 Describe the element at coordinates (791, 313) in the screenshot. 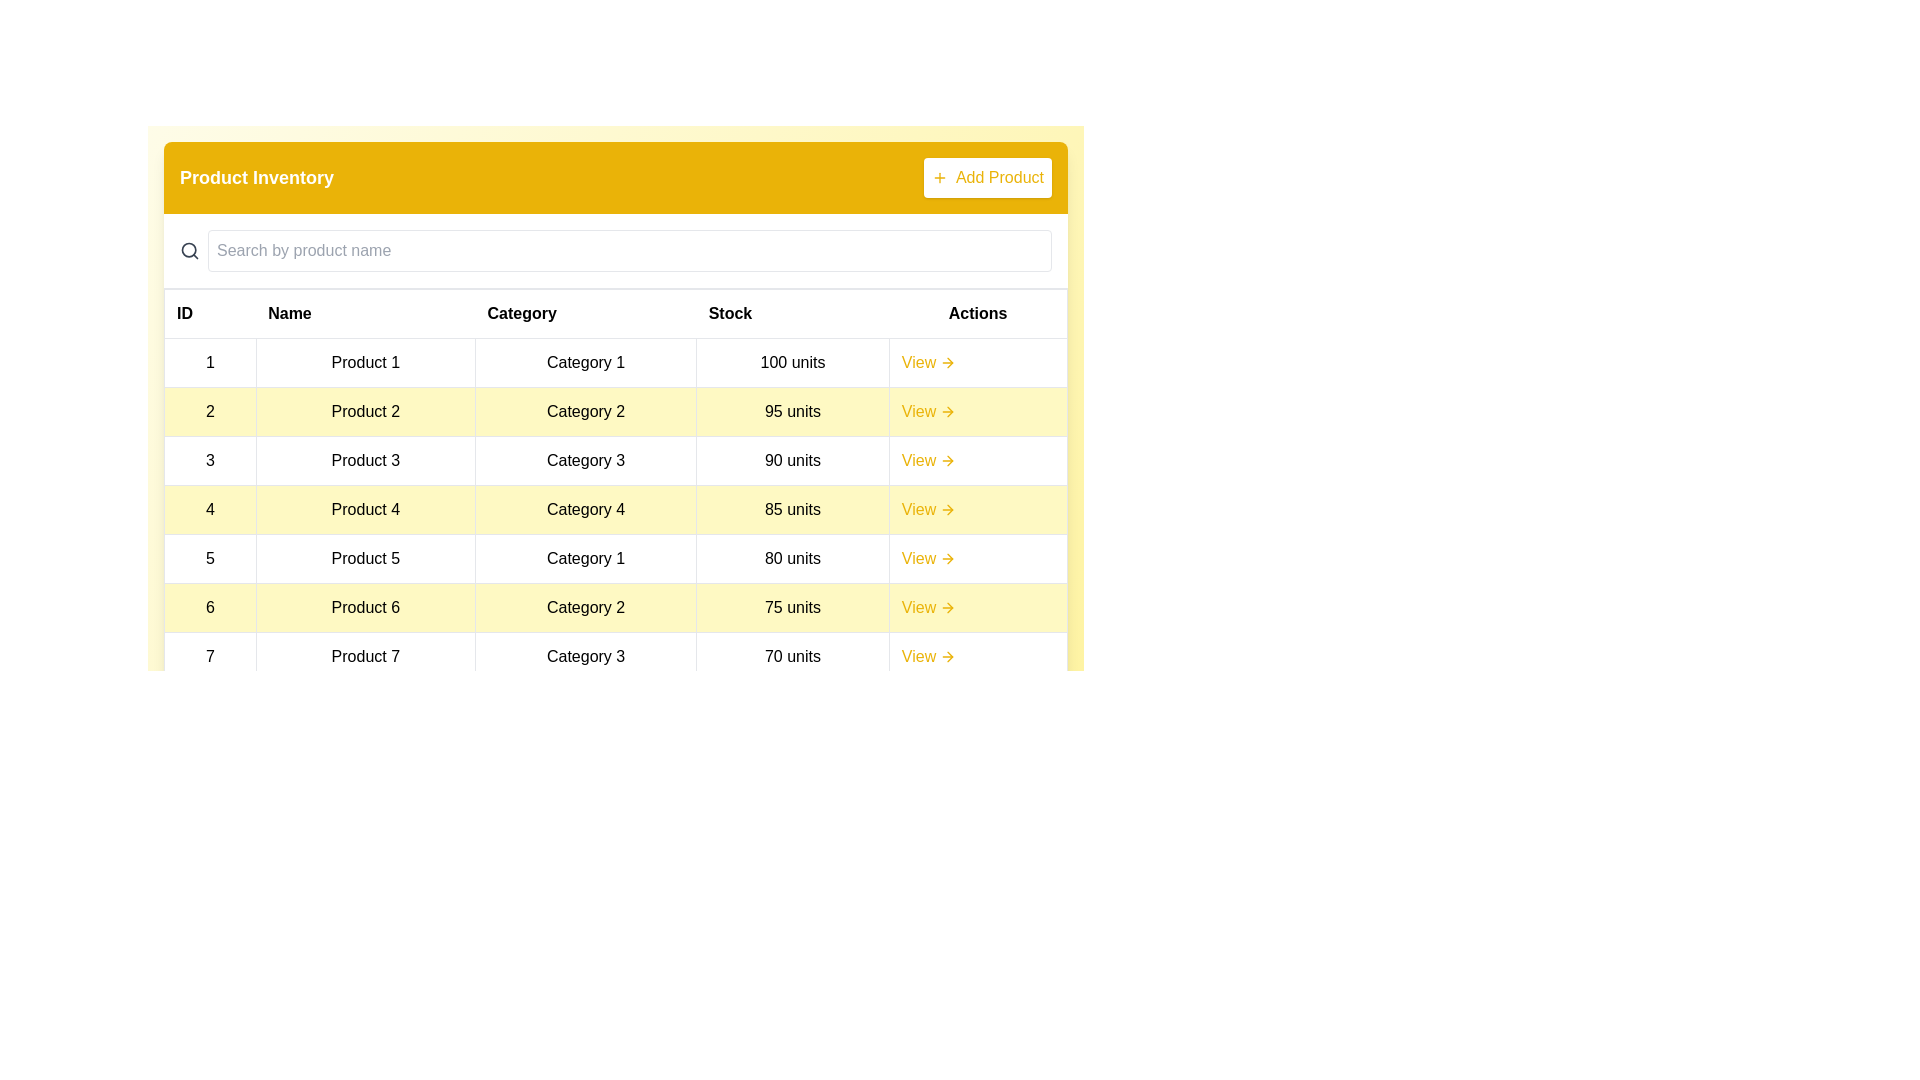

I see `the table header to sort by Stock` at that location.